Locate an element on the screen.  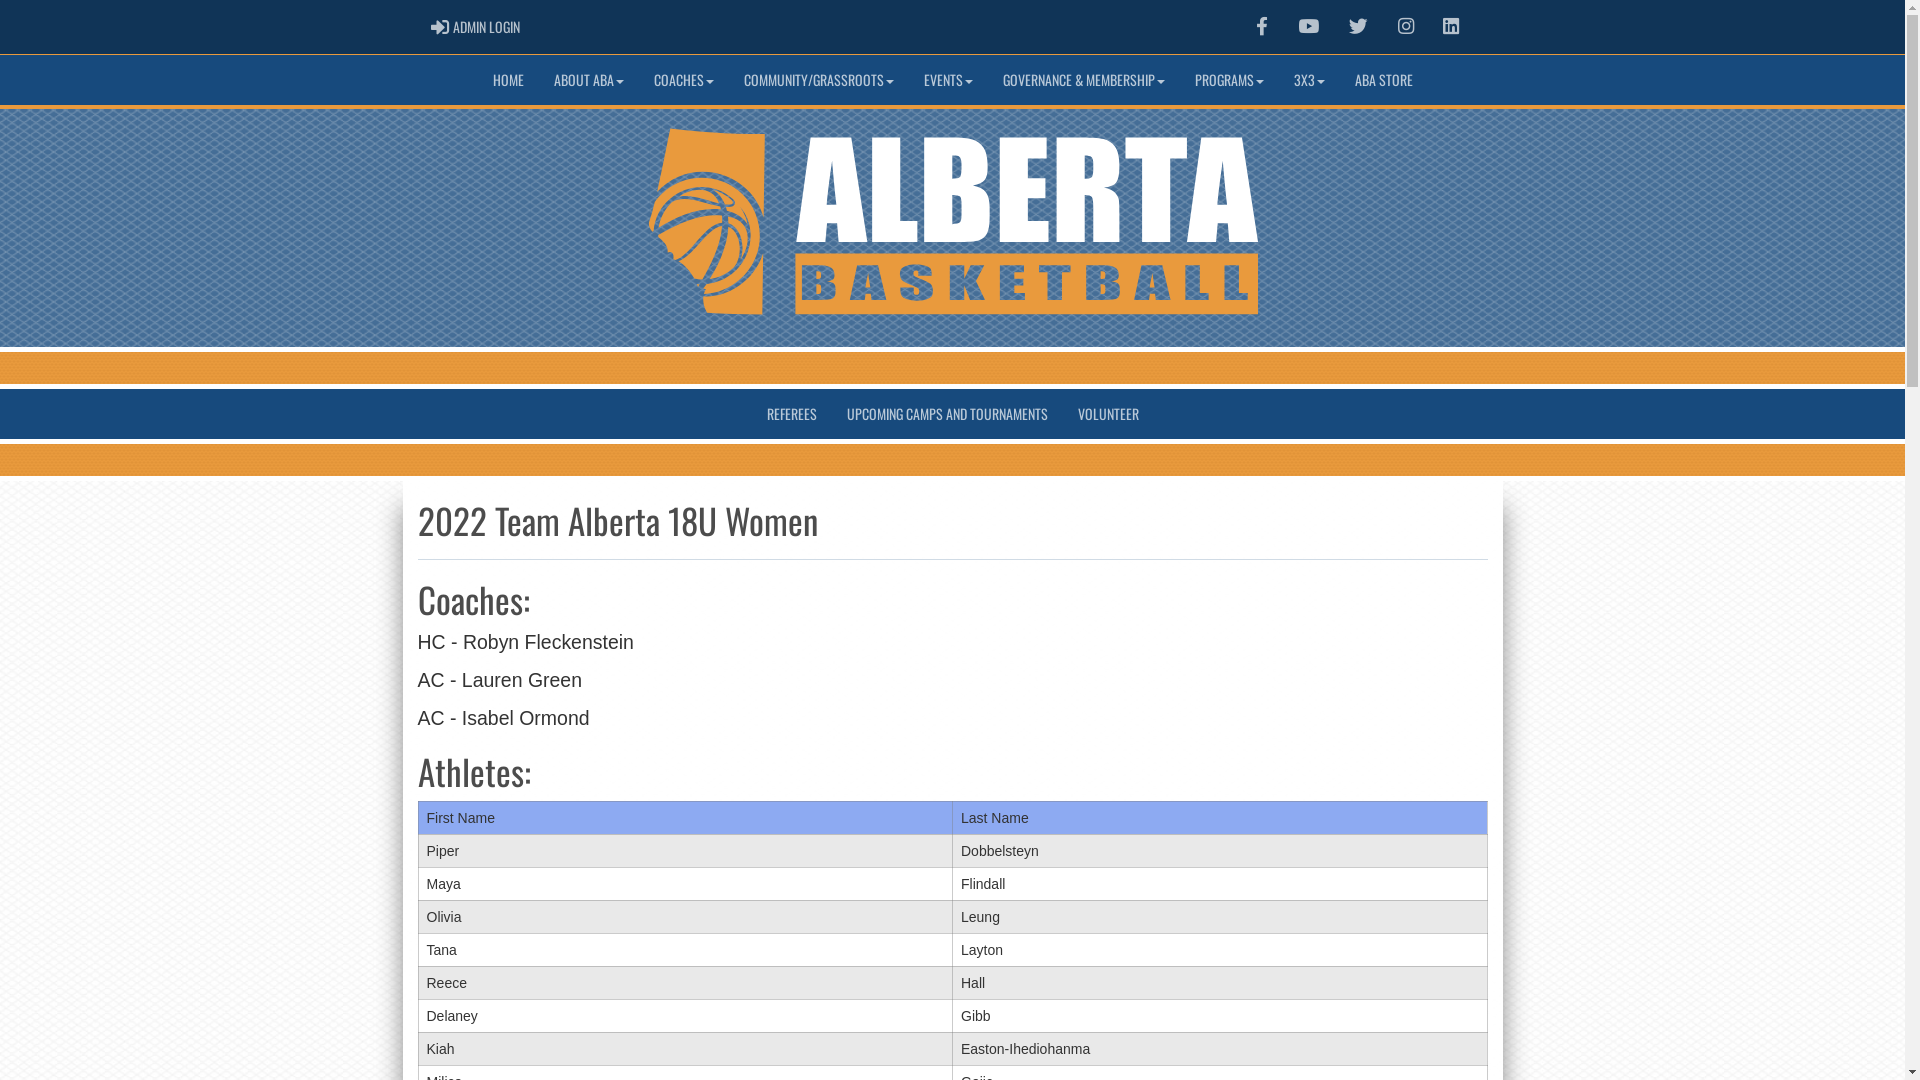
'ABOUT ABA' is located at coordinates (587, 79).